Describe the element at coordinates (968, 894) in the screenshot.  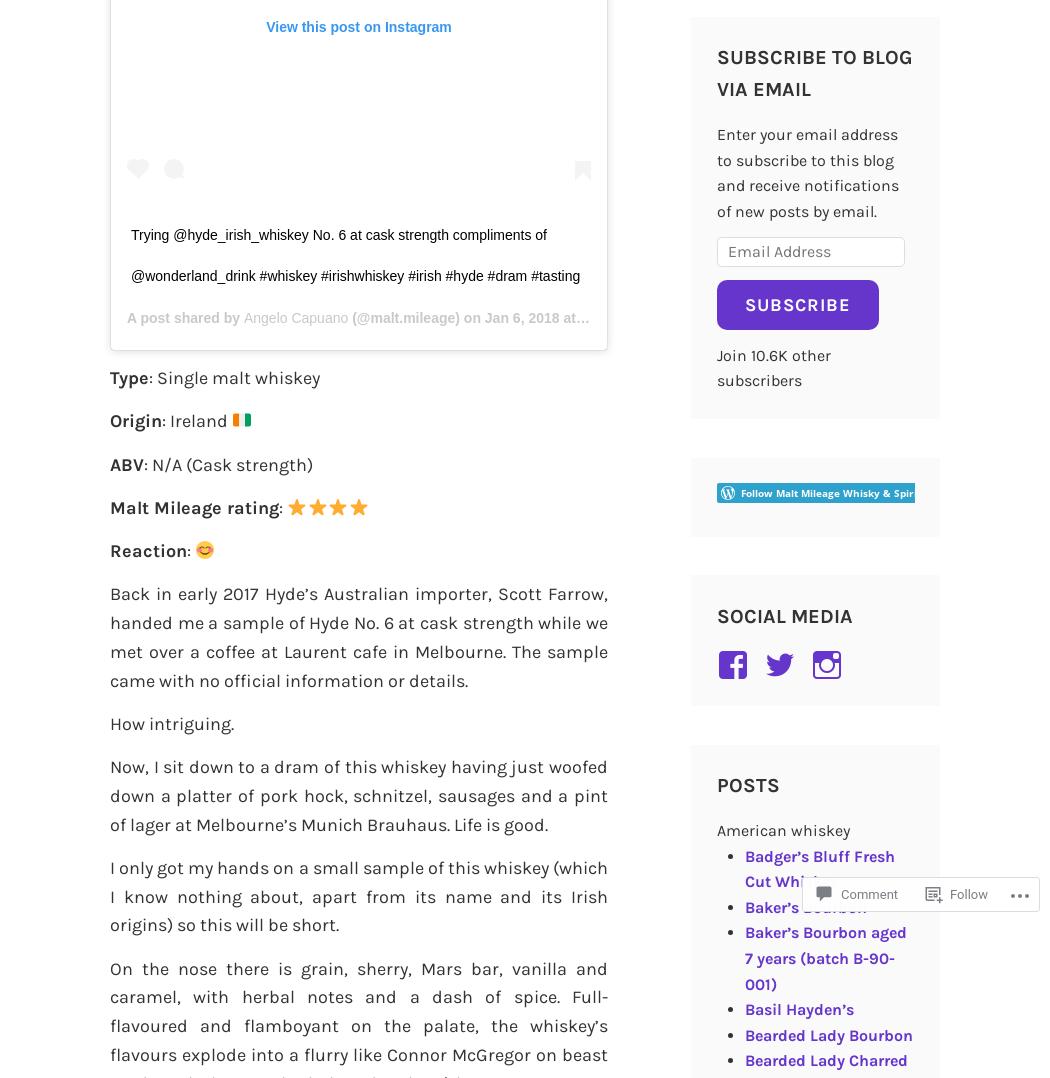
I see `'Follow'` at that location.